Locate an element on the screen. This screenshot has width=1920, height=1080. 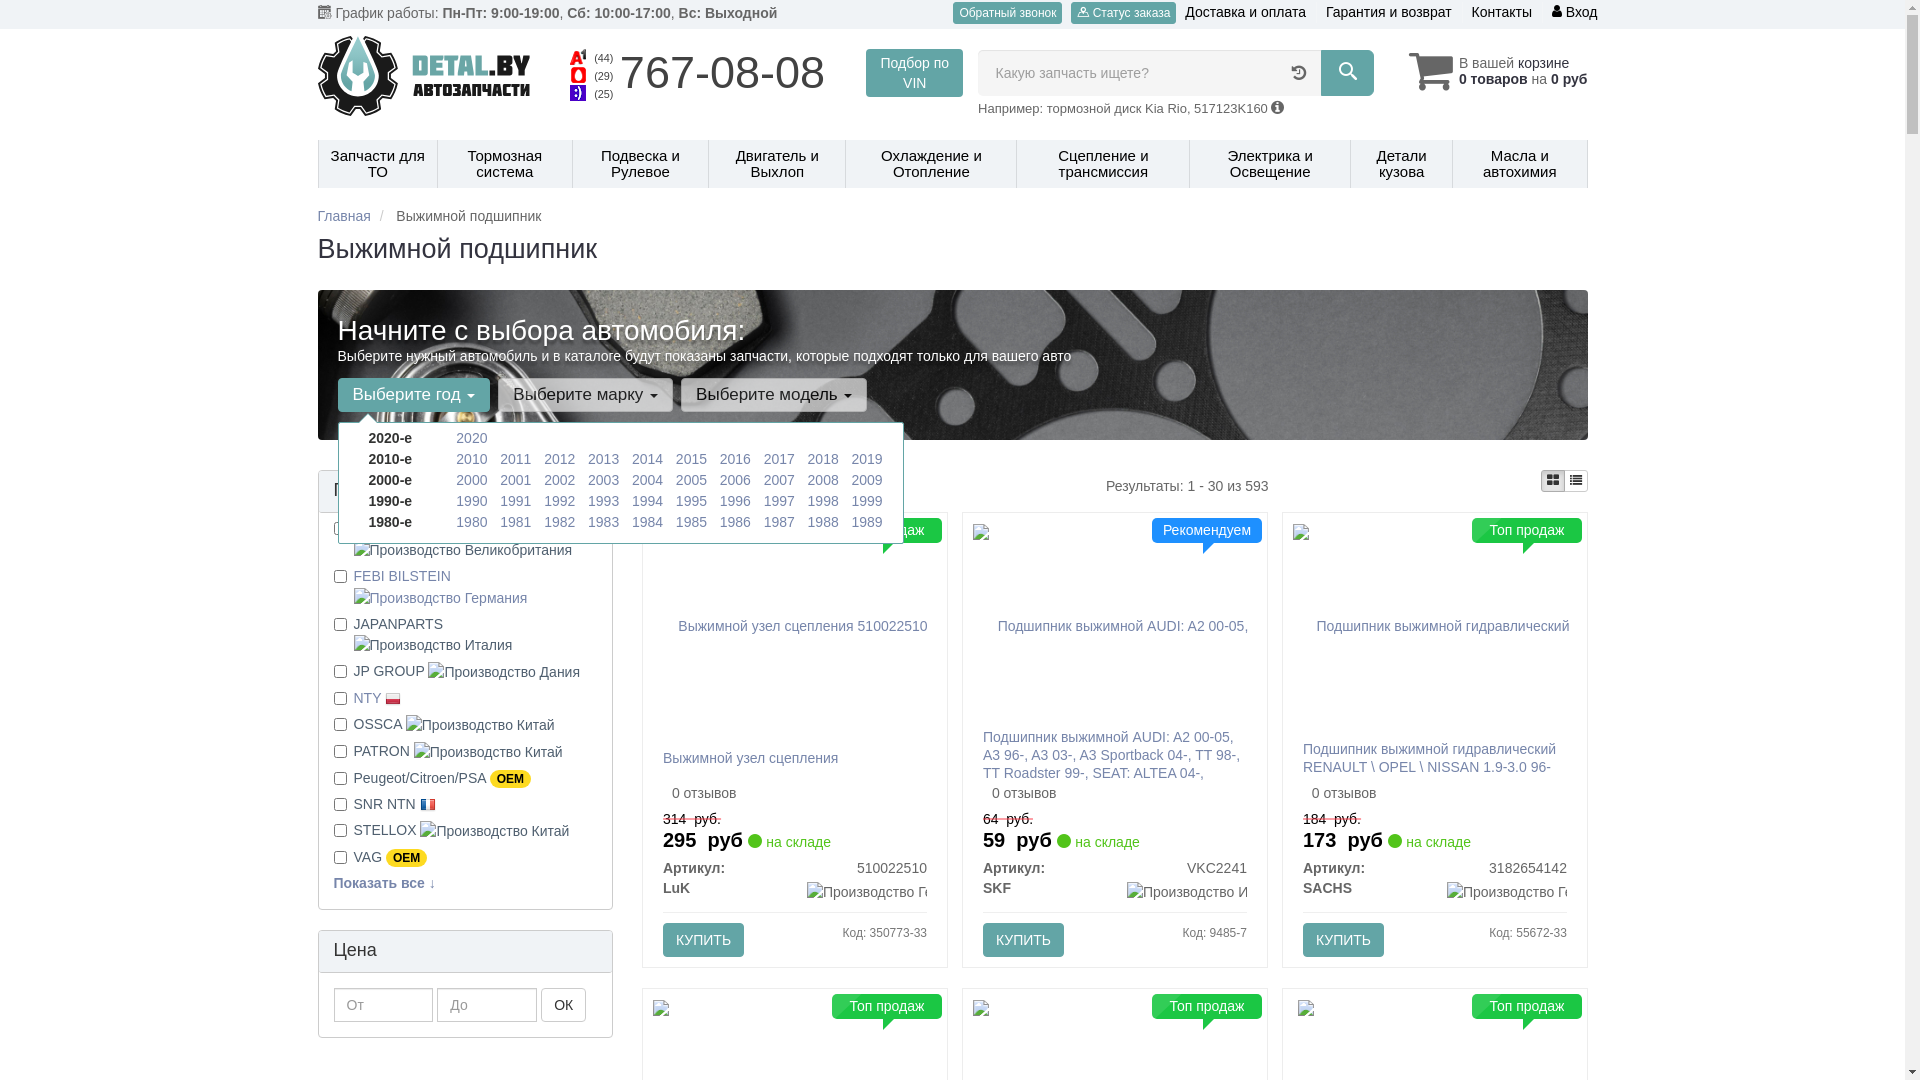
'NTY' is located at coordinates (354, 697).